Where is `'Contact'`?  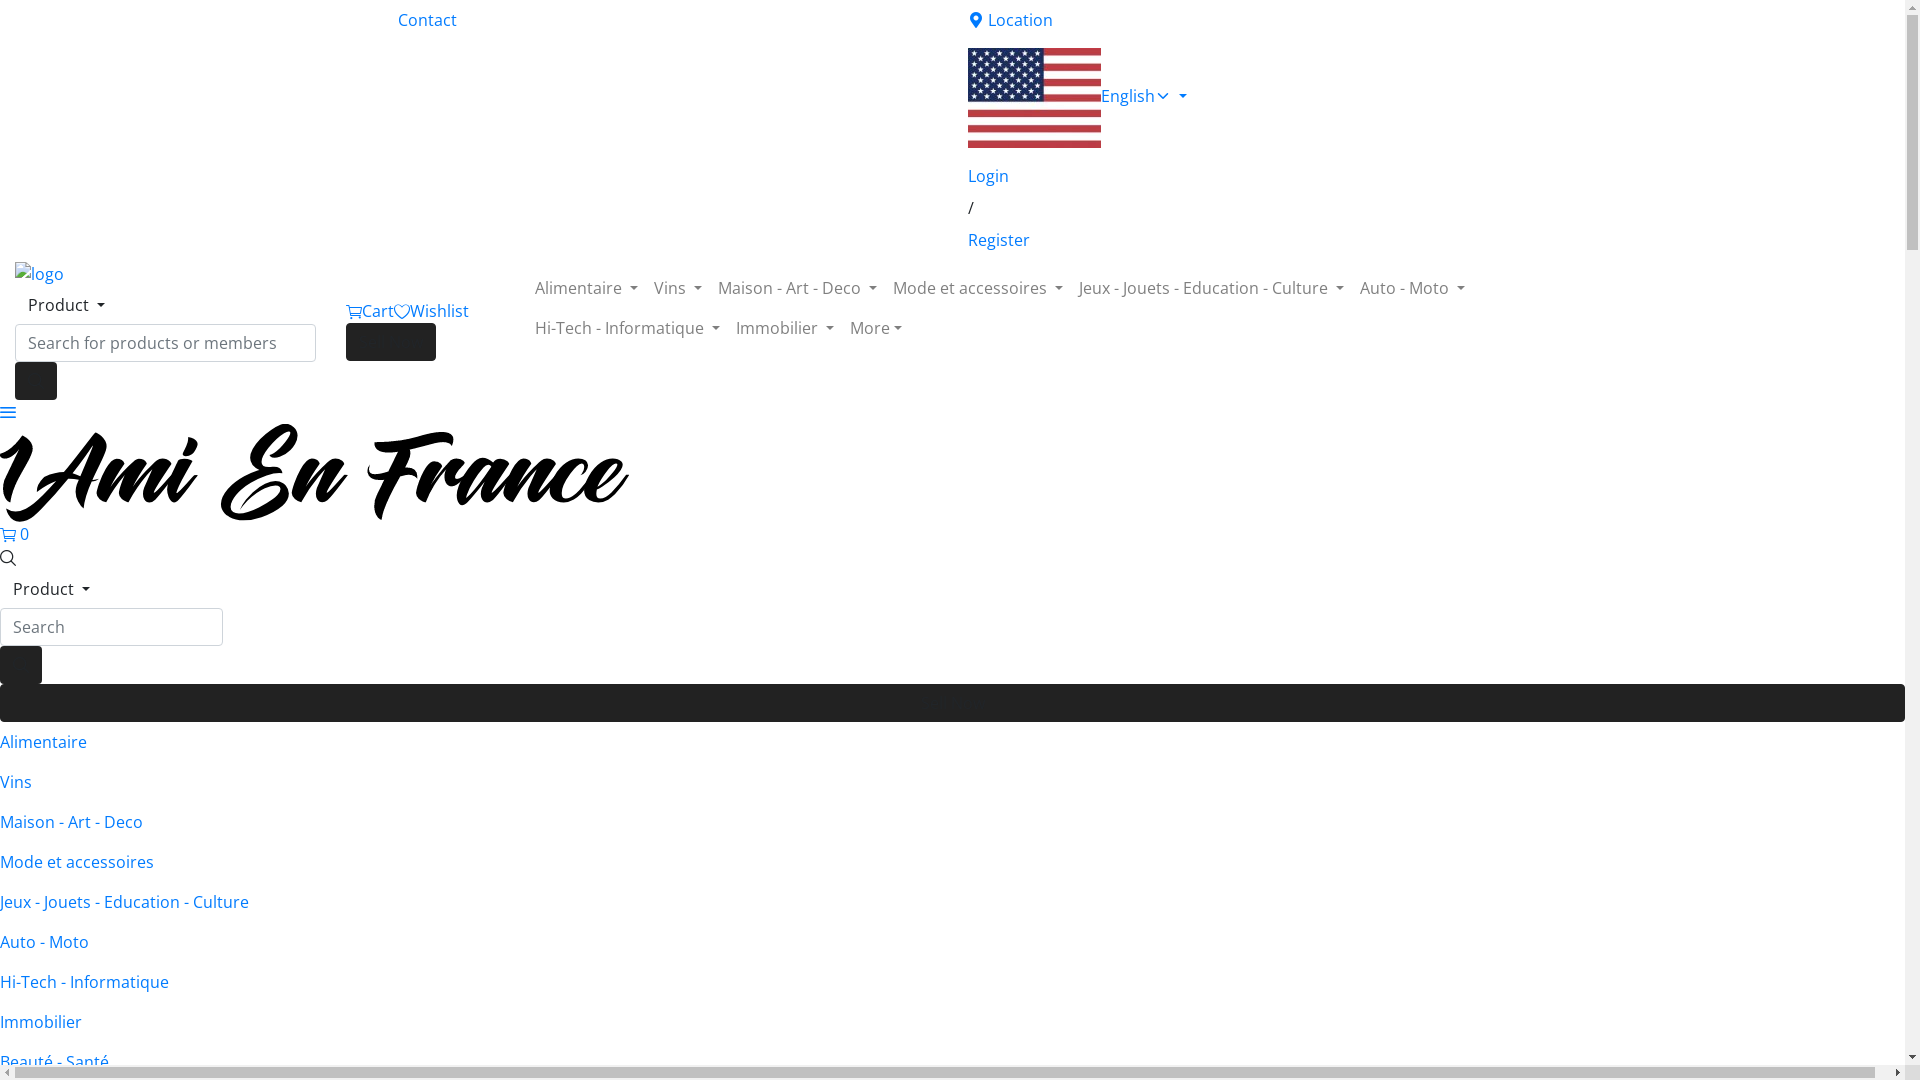
'Contact' is located at coordinates (667, 19).